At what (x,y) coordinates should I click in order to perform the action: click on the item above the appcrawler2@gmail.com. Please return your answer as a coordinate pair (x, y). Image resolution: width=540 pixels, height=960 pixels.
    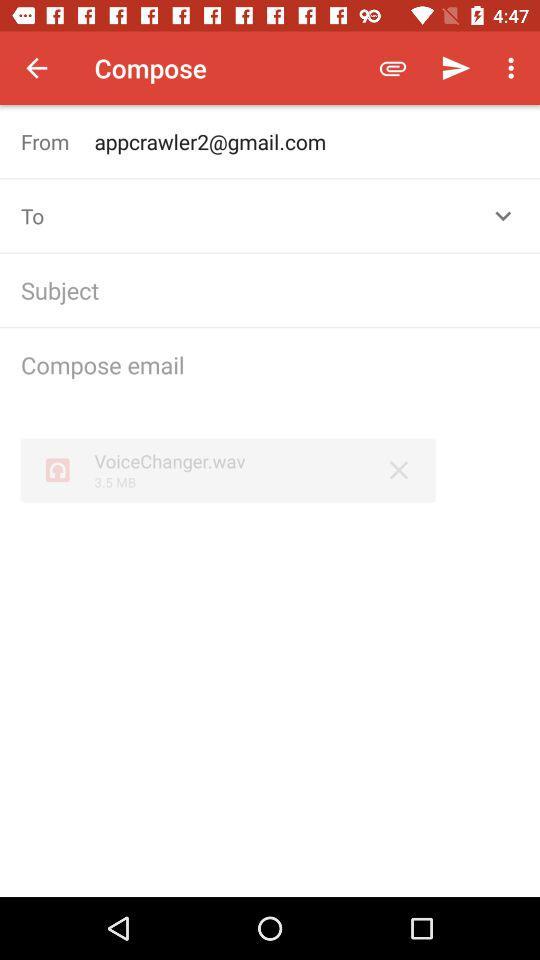
    Looking at the image, I should click on (393, 68).